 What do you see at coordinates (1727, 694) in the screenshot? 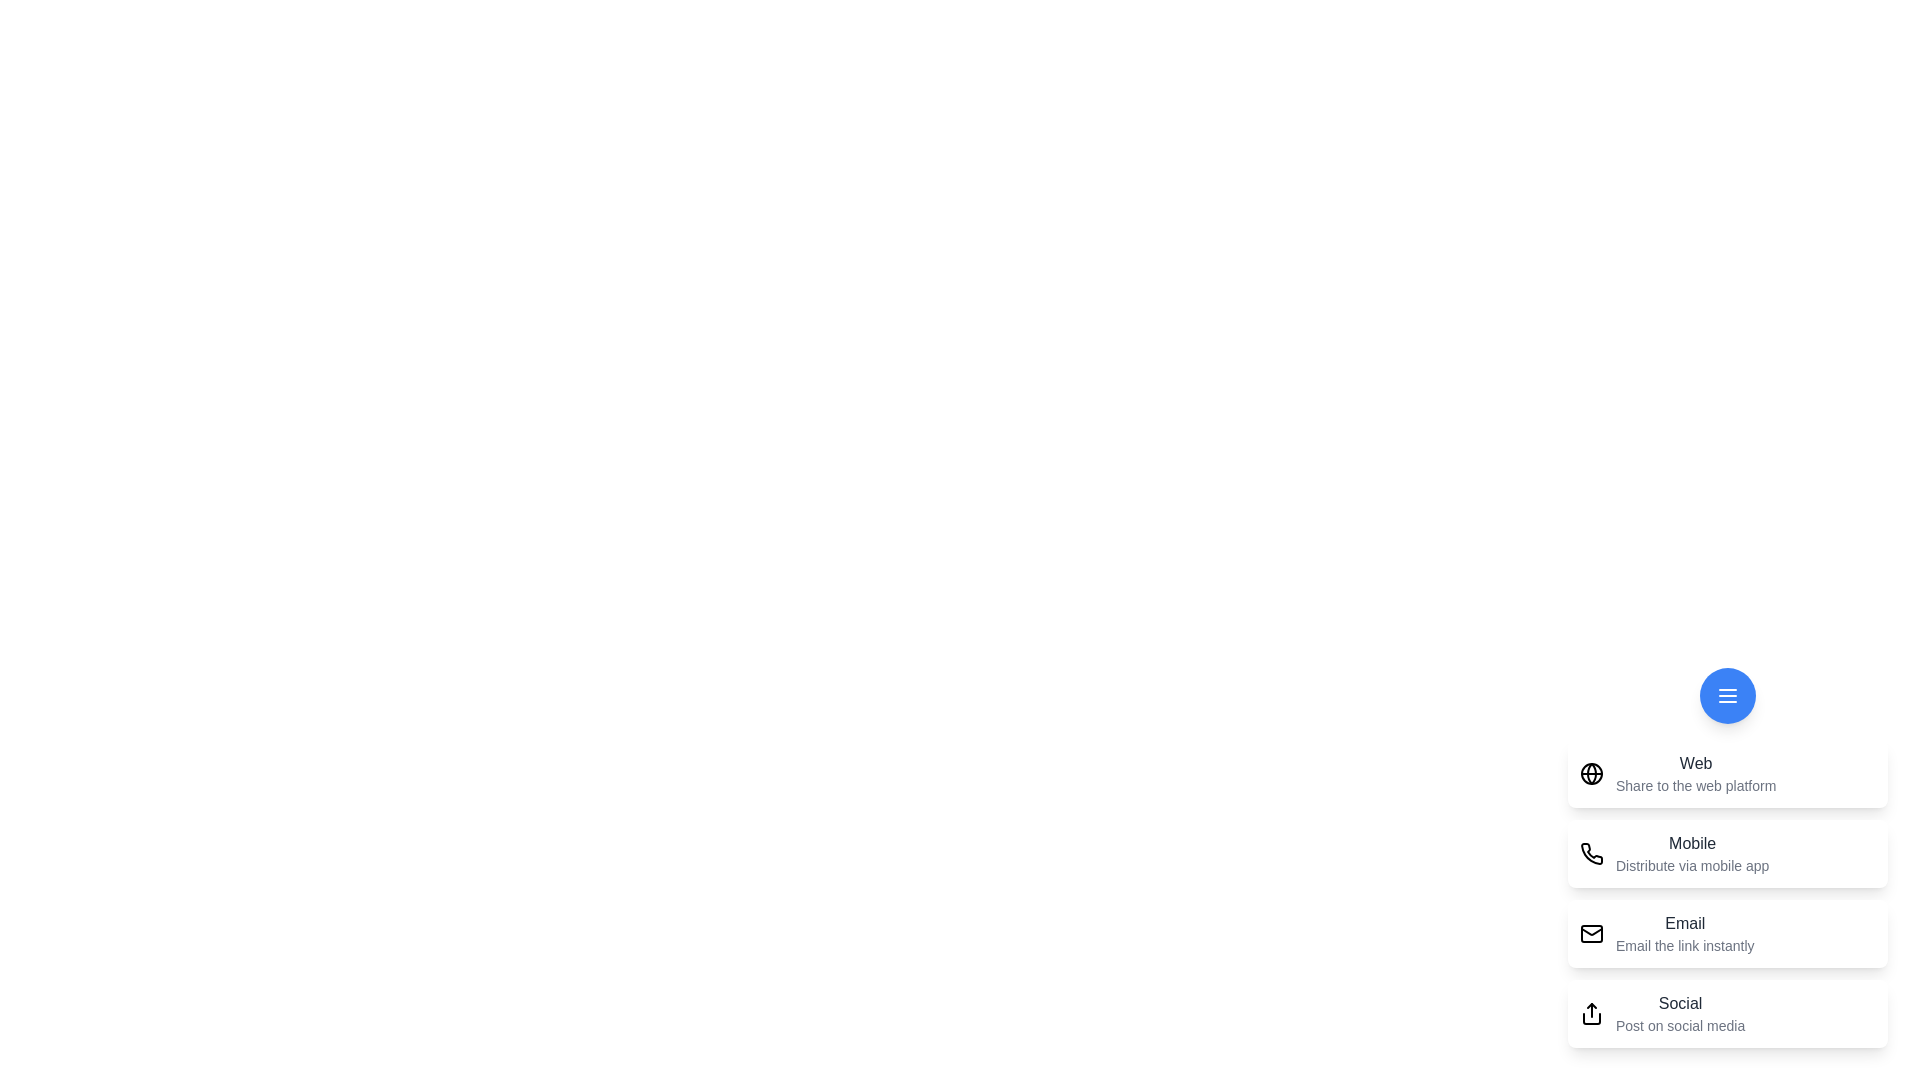
I see `the speed dial toggle button to toggle the menu` at bounding box center [1727, 694].